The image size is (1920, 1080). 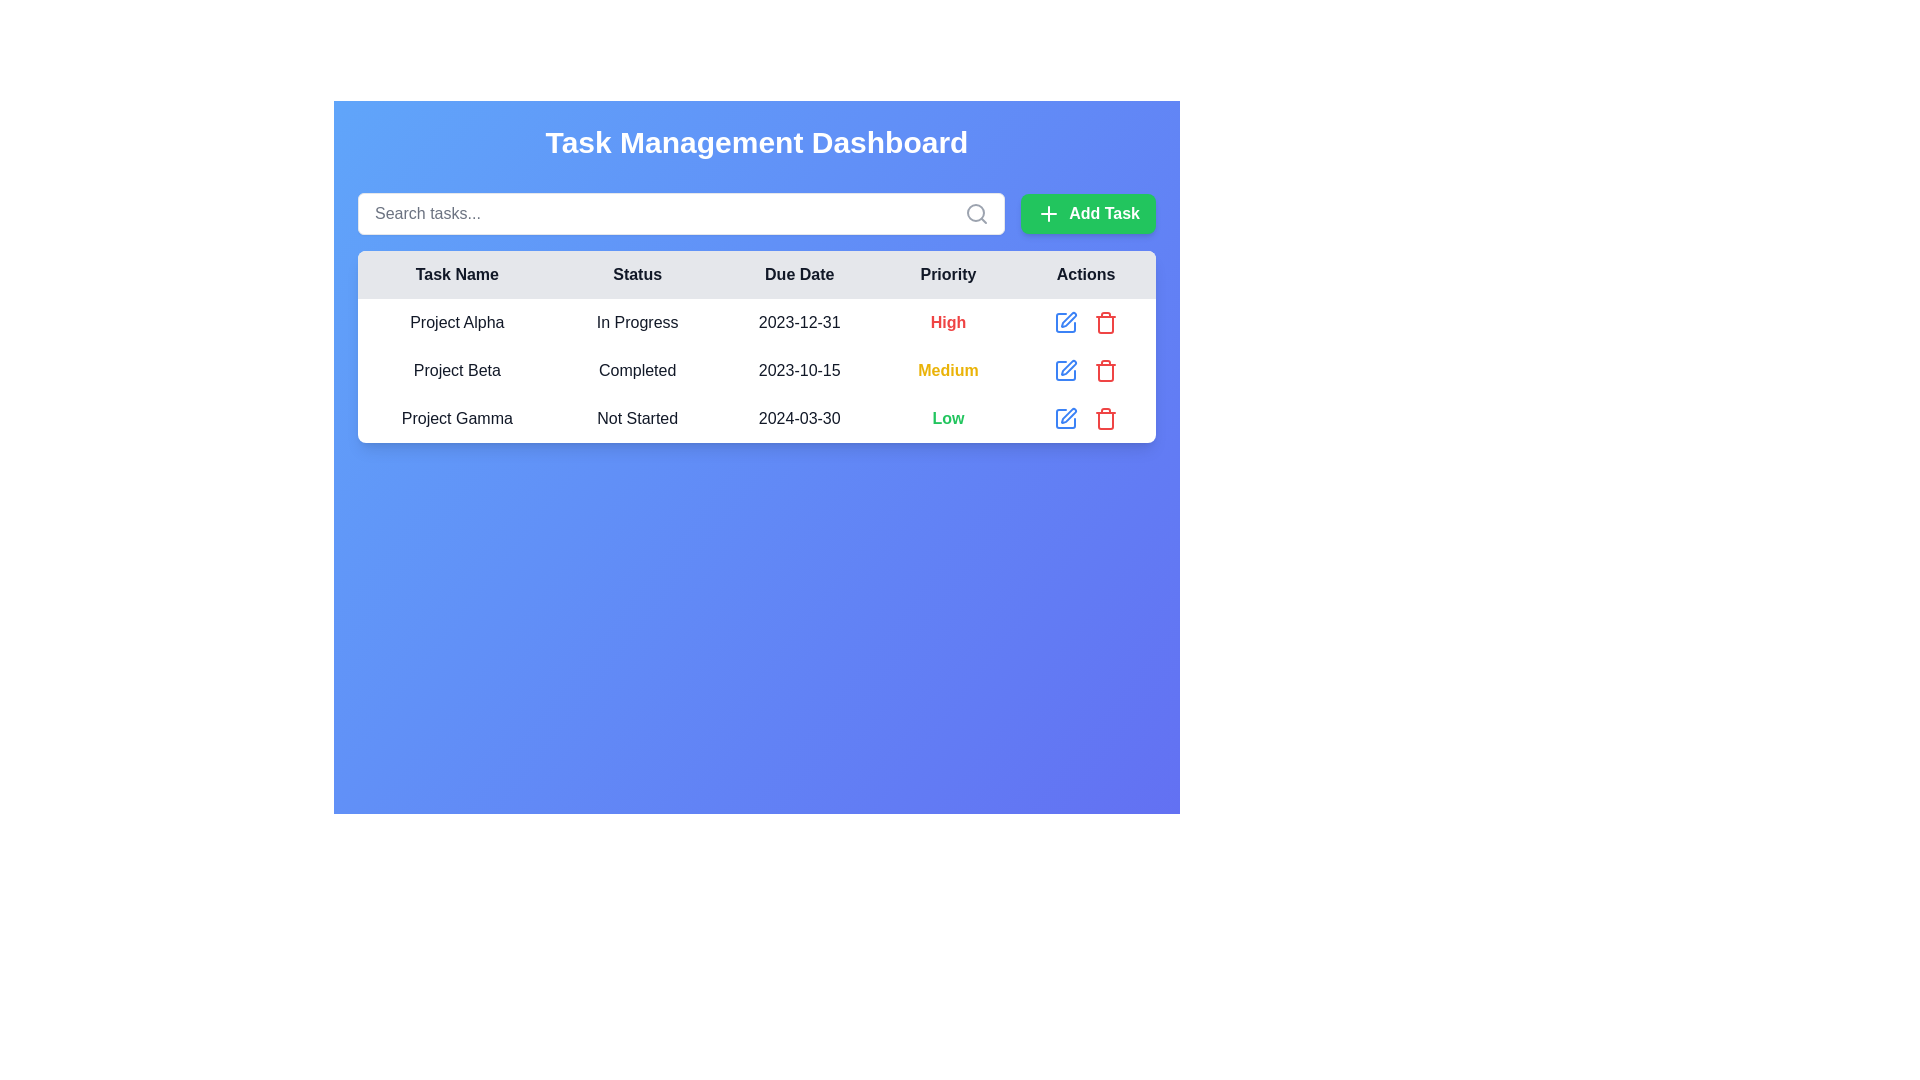 I want to click on the text label 'Low' in the 'Priority' column of the third row in the table, which is styled in vibrant green, so click(x=947, y=417).